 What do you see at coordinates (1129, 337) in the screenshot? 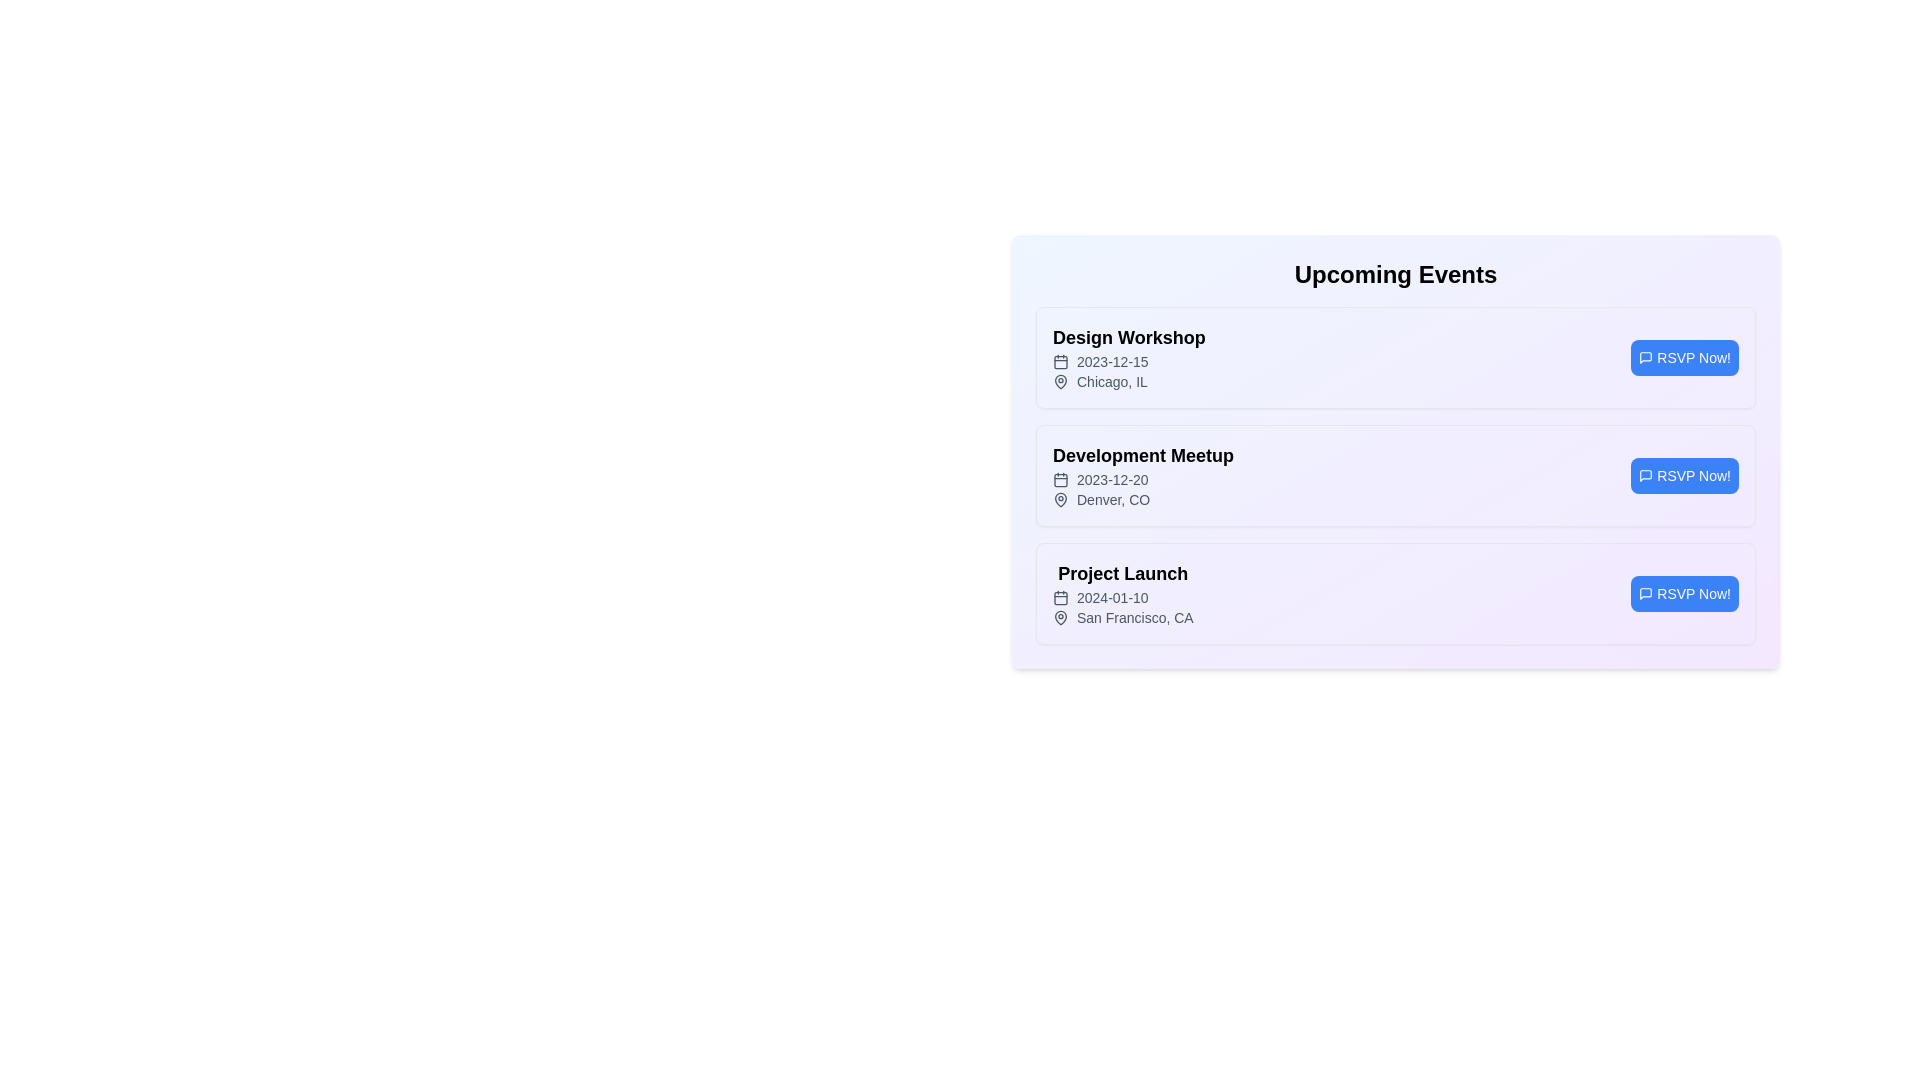
I see `the metadata of the event titled Design Workshop` at bounding box center [1129, 337].